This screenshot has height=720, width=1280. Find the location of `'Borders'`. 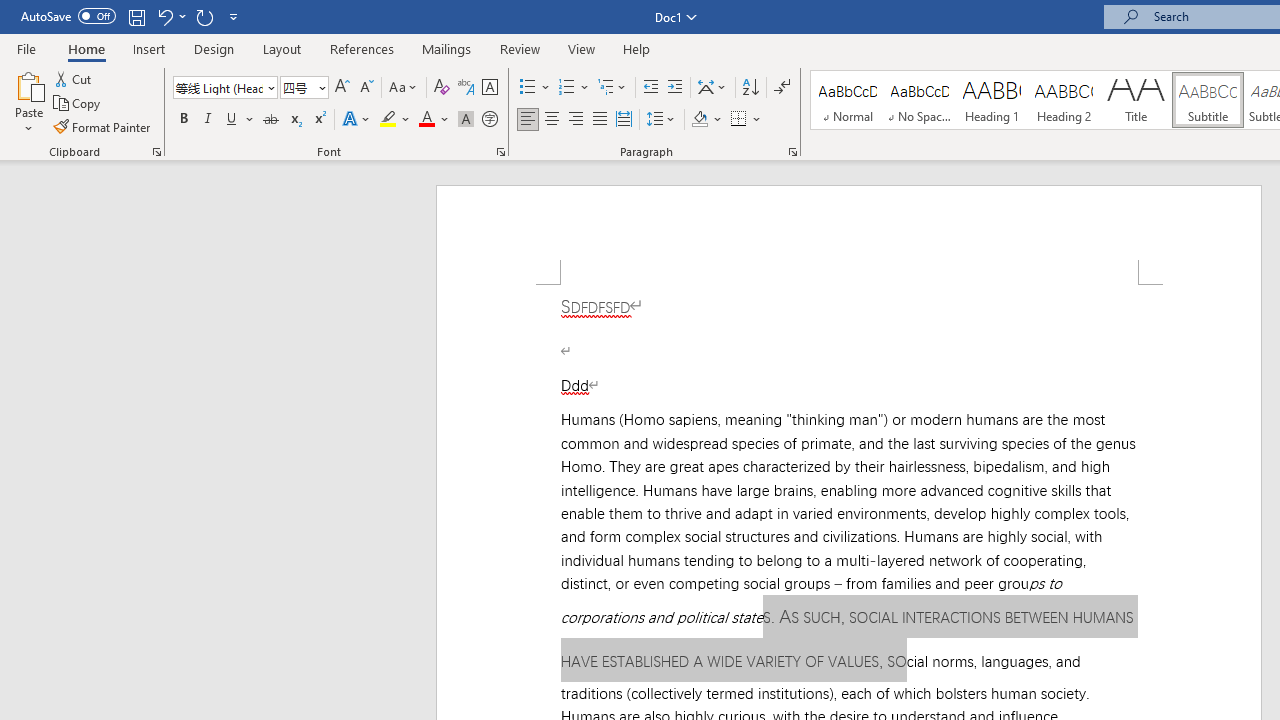

'Borders' is located at coordinates (738, 119).